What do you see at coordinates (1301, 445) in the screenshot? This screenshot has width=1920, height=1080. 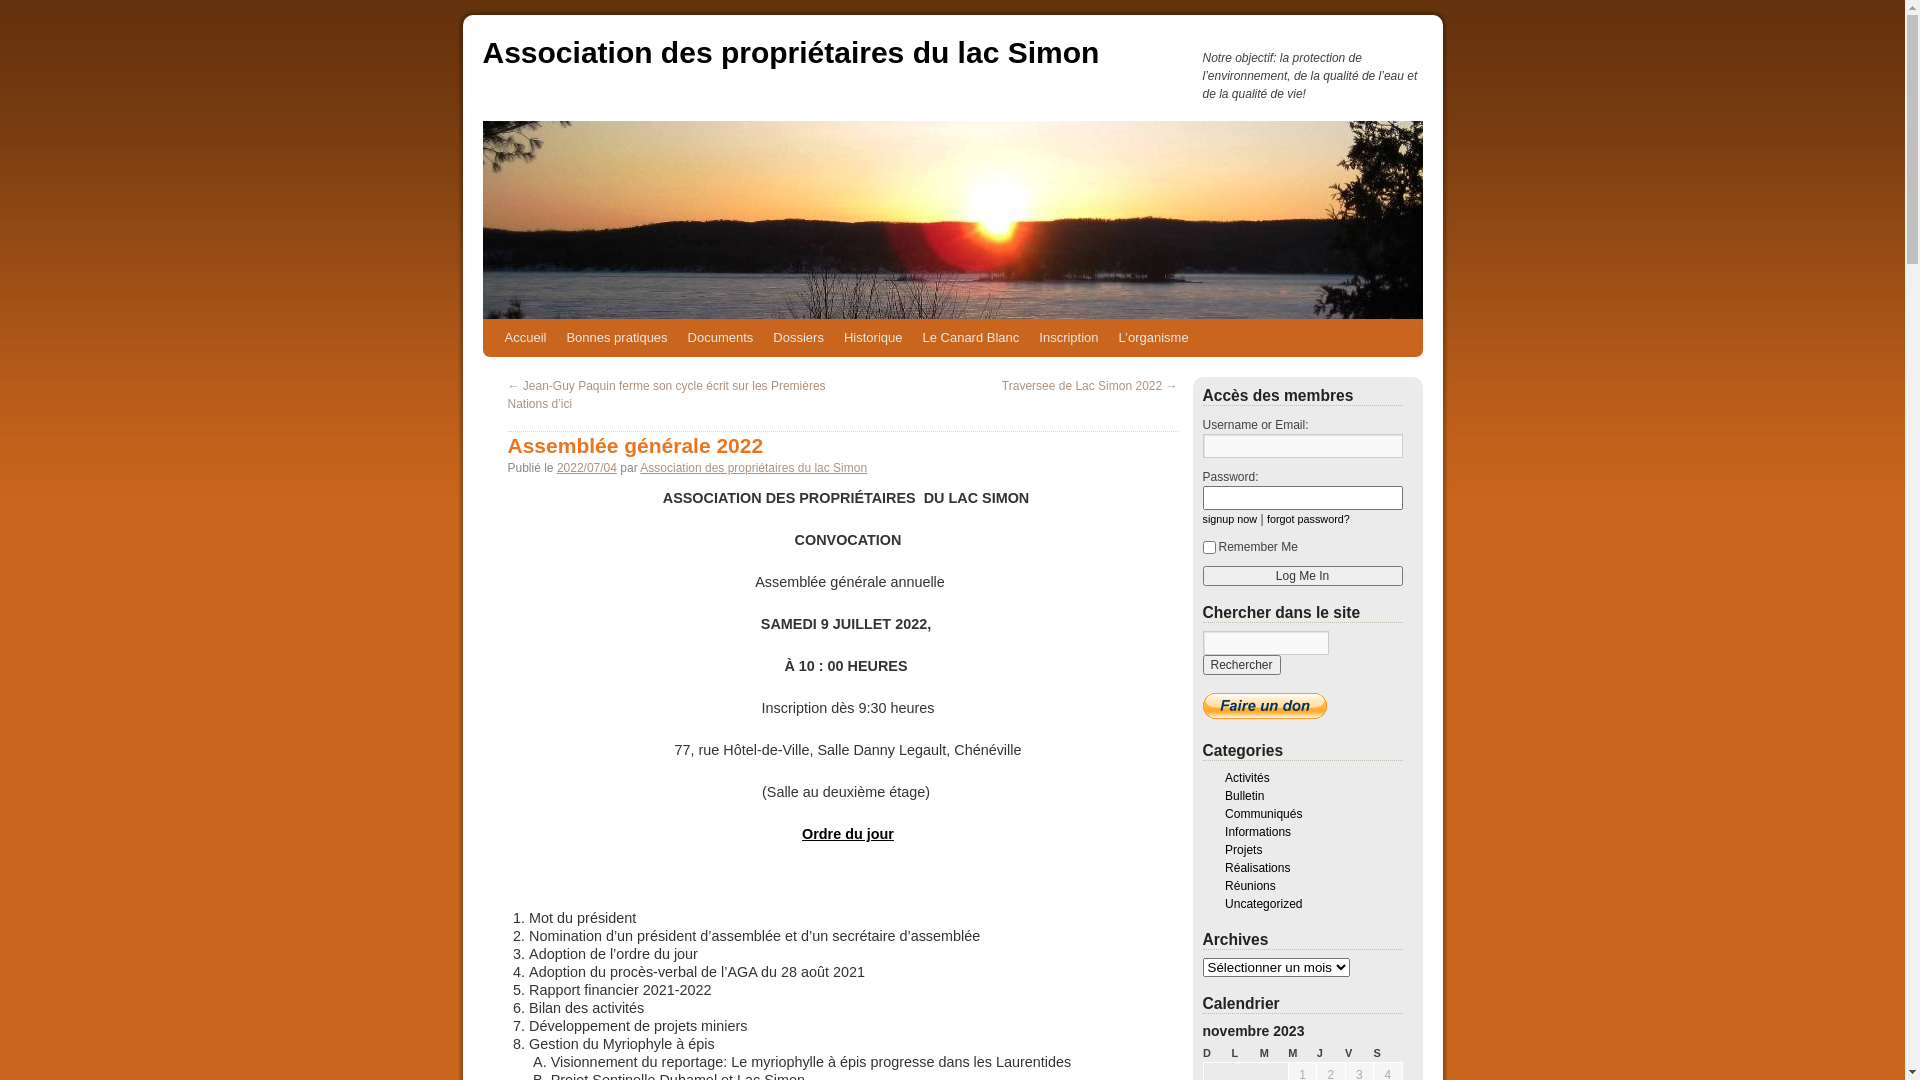 I see `'Username'` at bounding box center [1301, 445].